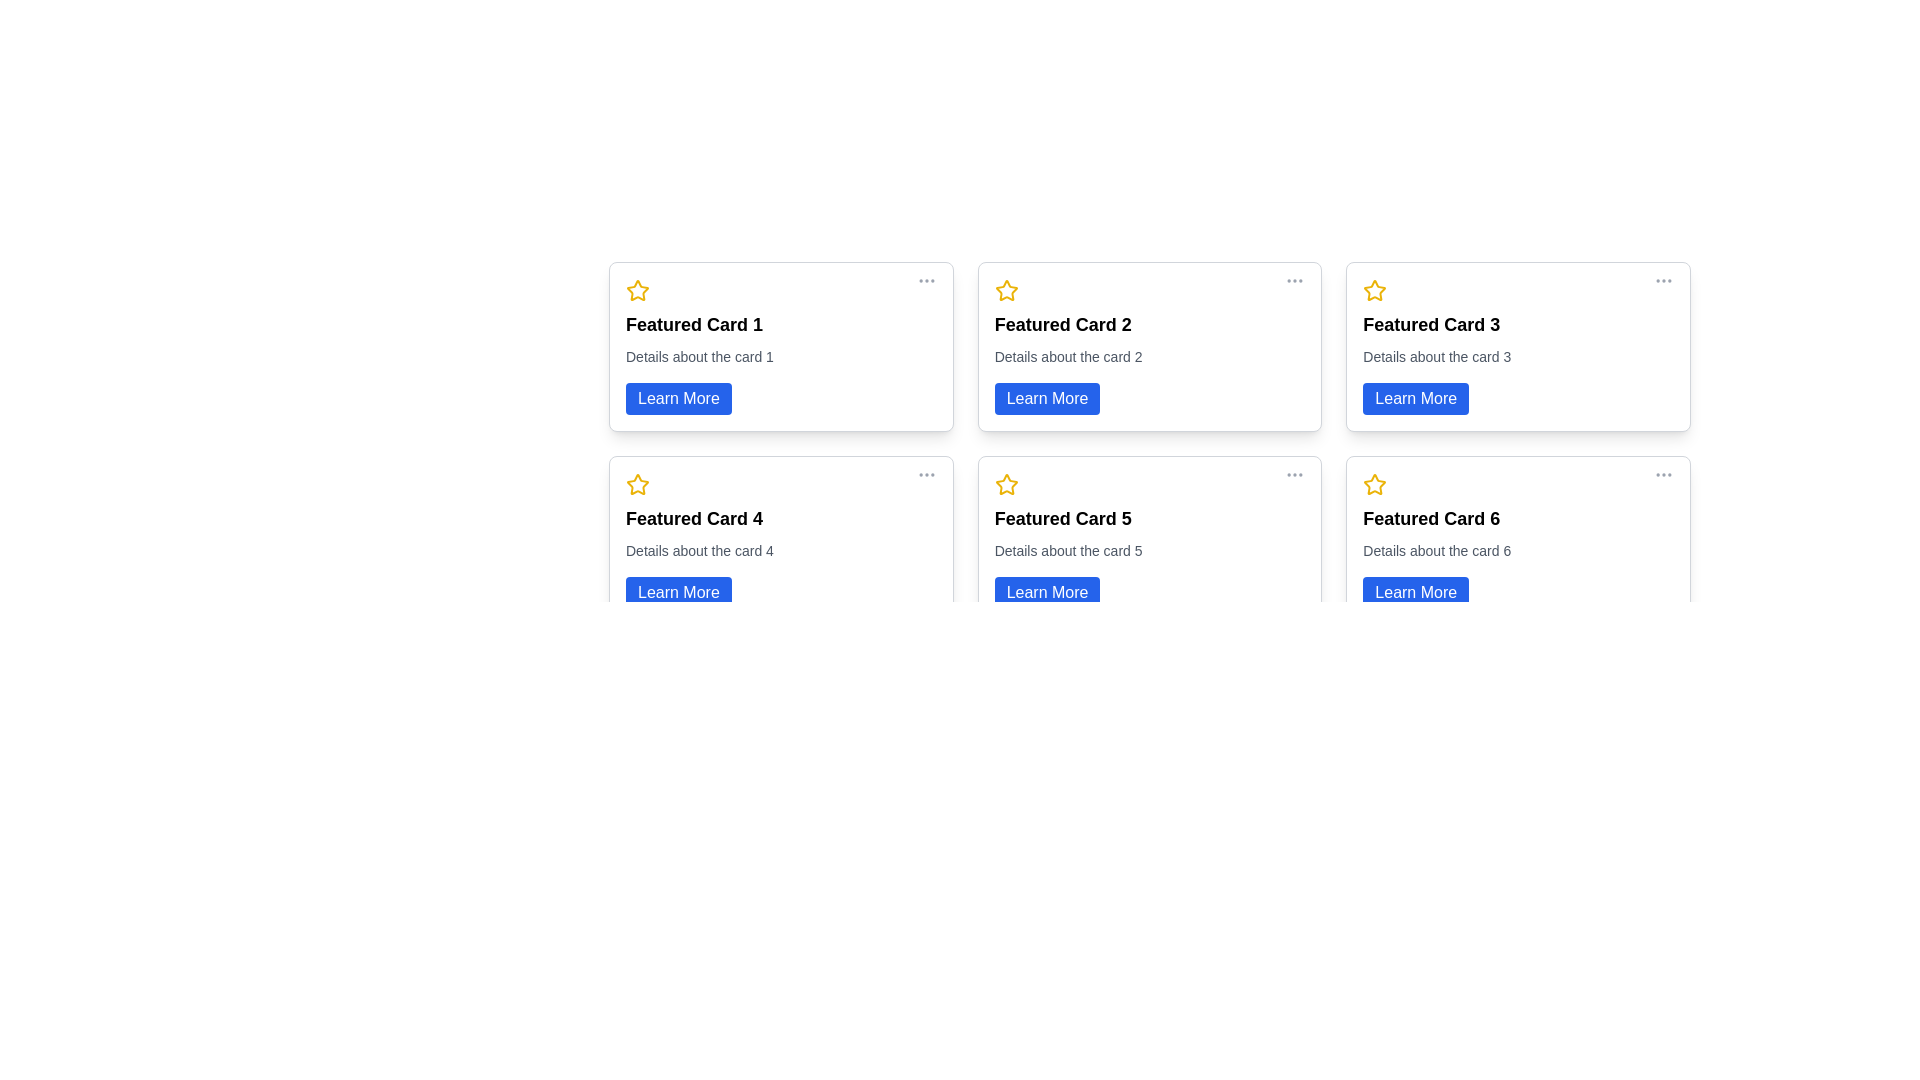 This screenshot has width=1920, height=1080. What do you see at coordinates (1436, 551) in the screenshot?
I see `text block containing the phrase 'Details about the card 6', which is styled in smaller, gray-colored text and positioned beneath the title 'Featured Card 6' within the card` at bounding box center [1436, 551].